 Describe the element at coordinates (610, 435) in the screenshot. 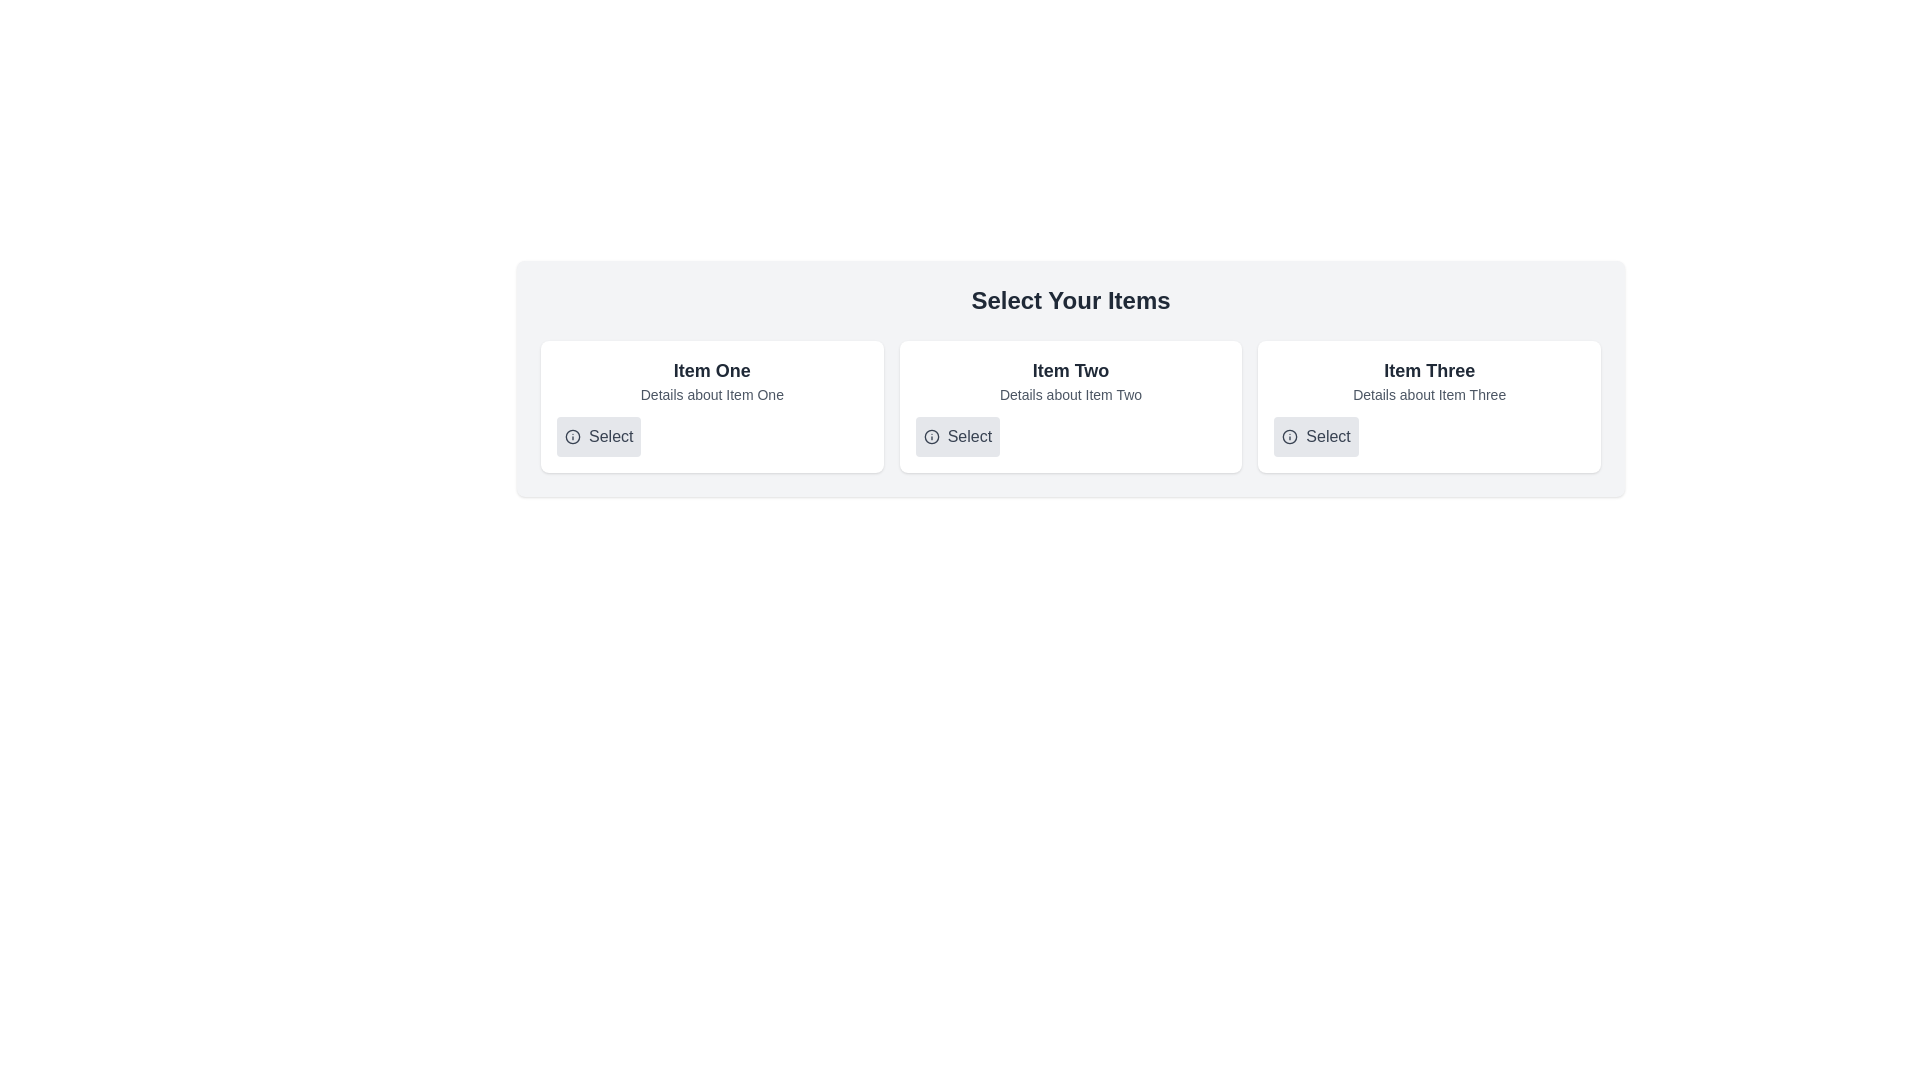

I see `the label within the 'Select' button associated with 'Item One'` at that location.